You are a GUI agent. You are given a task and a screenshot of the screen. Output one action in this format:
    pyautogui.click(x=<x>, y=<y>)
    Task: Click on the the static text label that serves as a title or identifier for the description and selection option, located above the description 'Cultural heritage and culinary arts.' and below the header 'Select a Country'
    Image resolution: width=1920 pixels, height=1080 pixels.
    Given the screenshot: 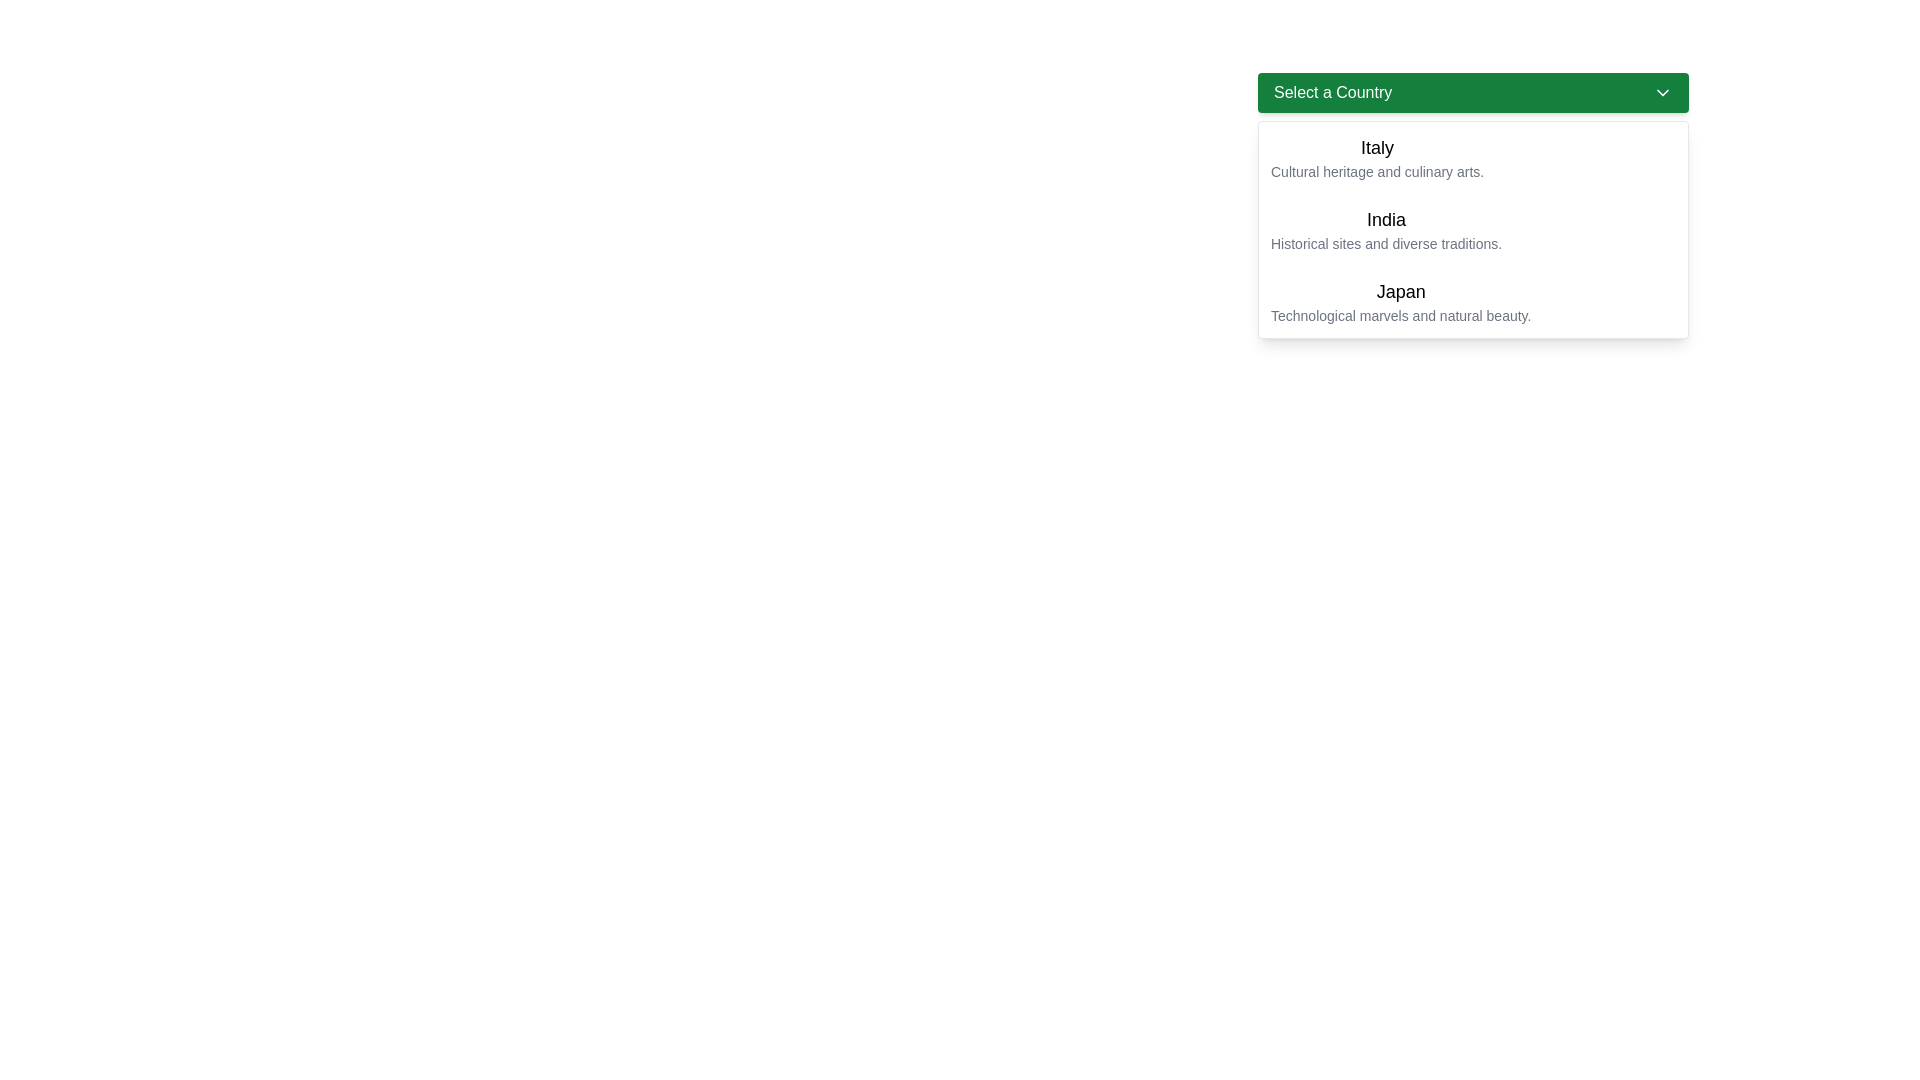 What is the action you would take?
    pyautogui.click(x=1376, y=146)
    